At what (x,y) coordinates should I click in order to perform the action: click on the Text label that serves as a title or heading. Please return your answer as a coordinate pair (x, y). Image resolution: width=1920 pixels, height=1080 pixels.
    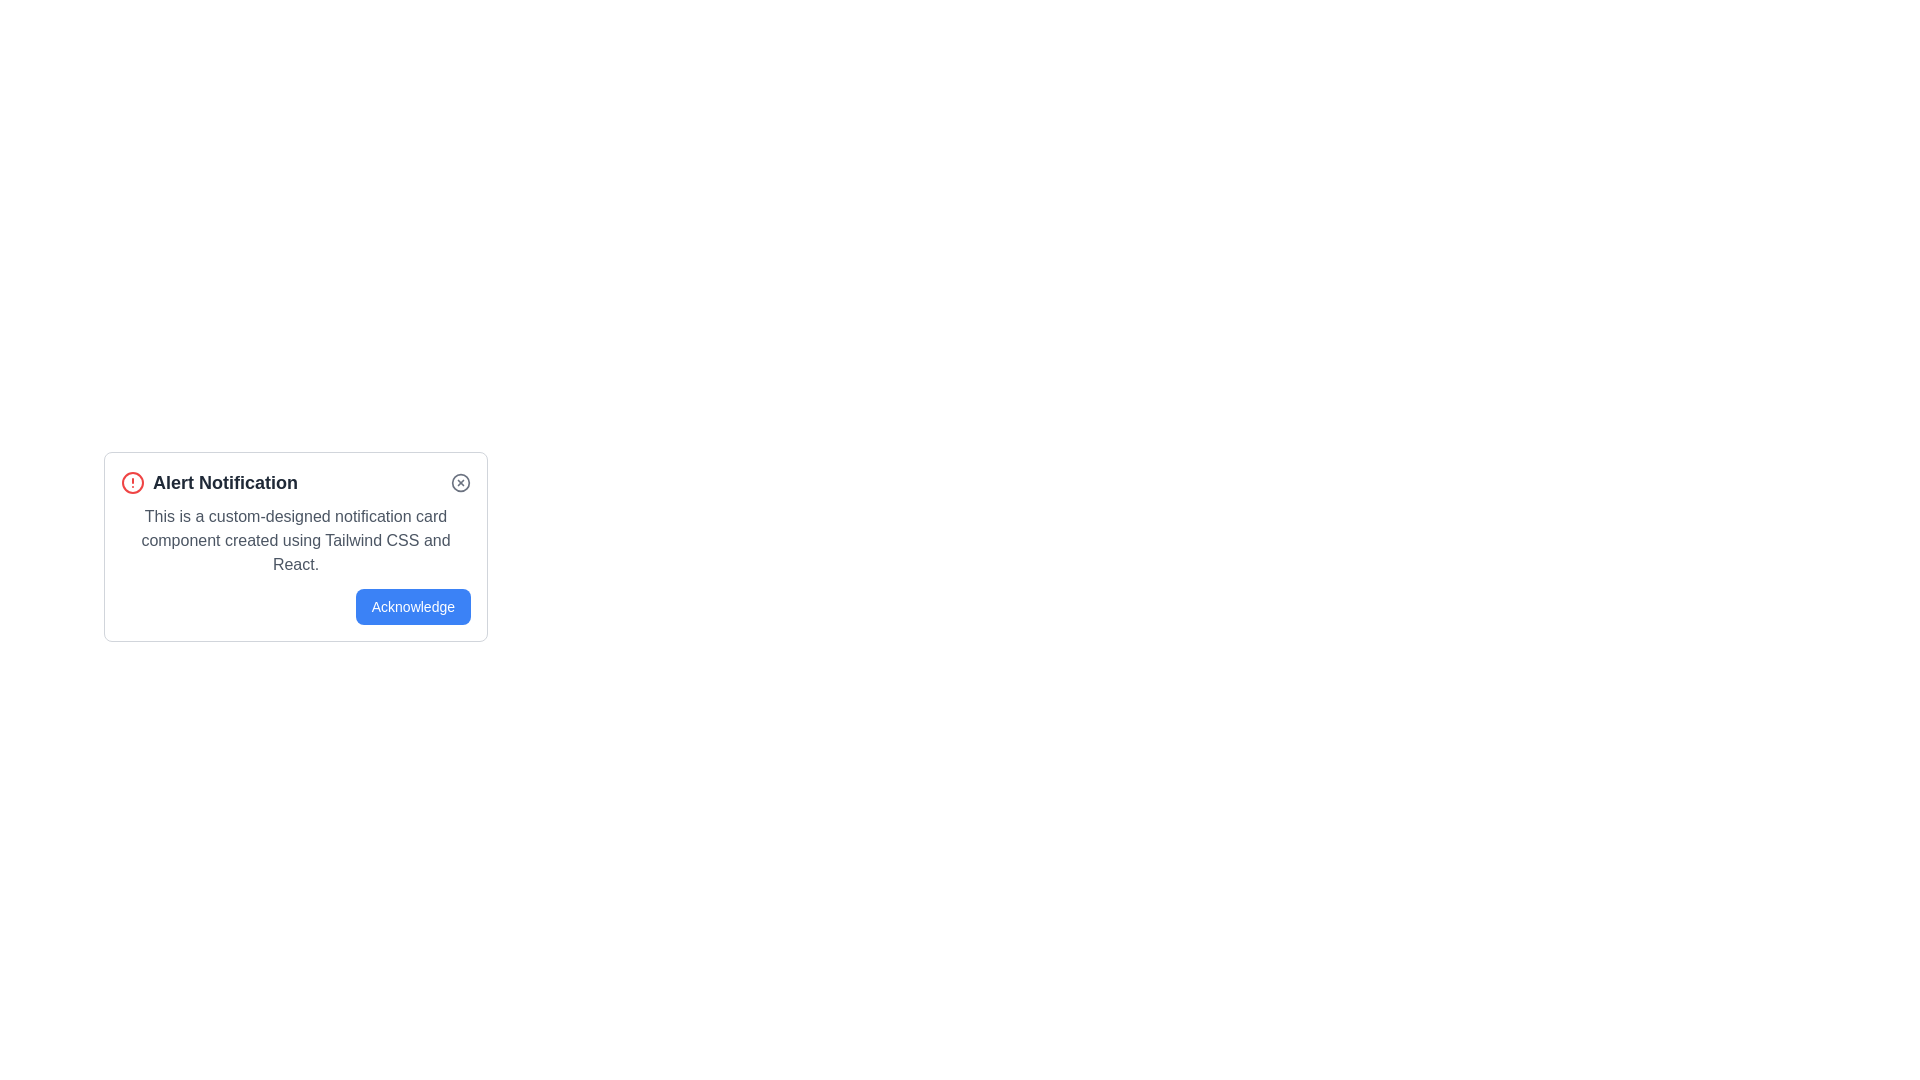
    Looking at the image, I should click on (209, 482).